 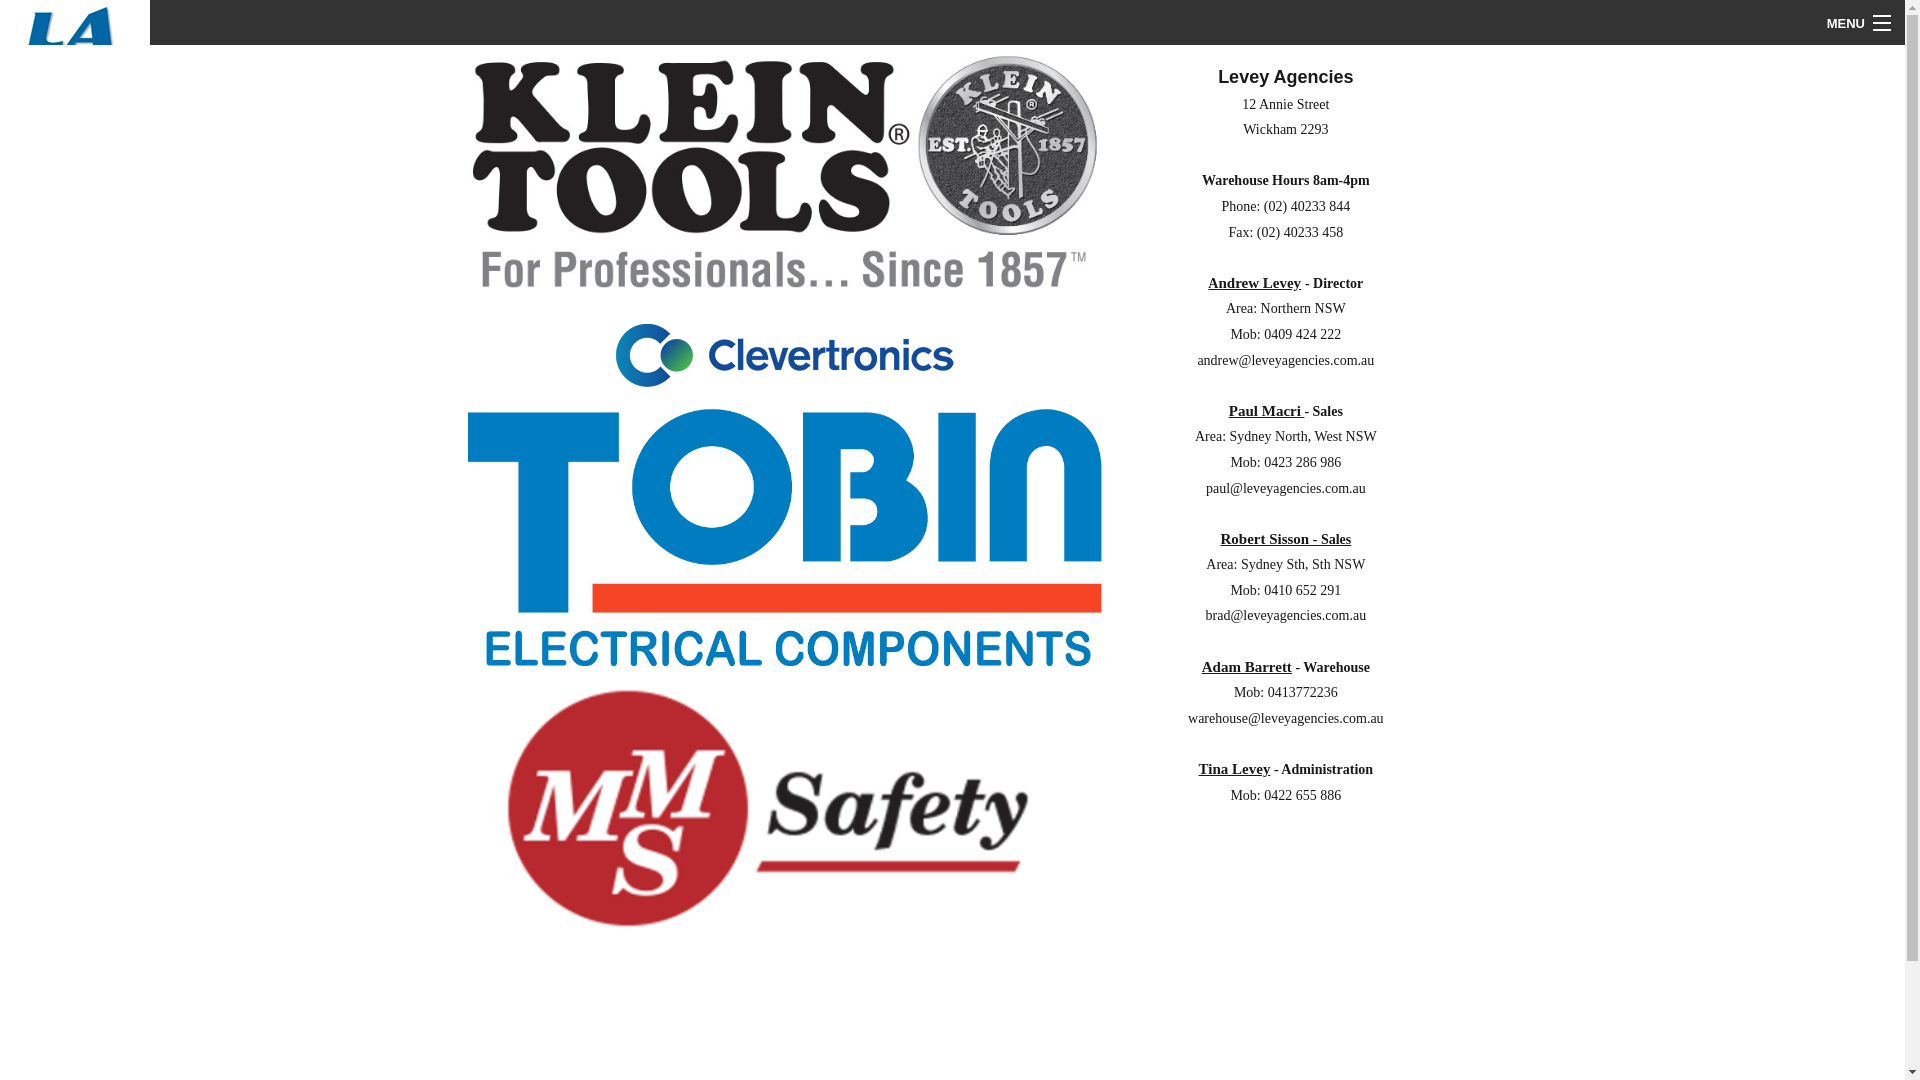 What do you see at coordinates (1811, 23) in the screenshot?
I see `'MENU'` at bounding box center [1811, 23].